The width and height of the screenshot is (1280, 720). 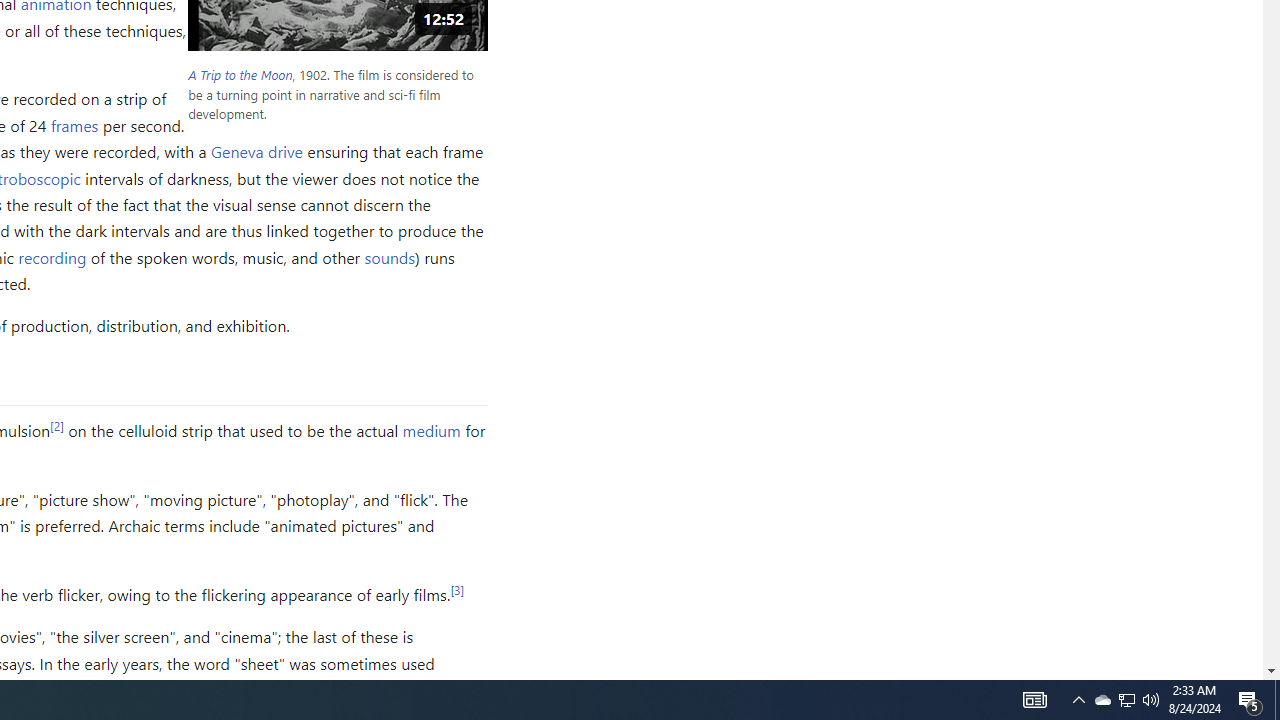 What do you see at coordinates (240, 74) in the screenshot?
I see `'A Trip to the Moon'` at bounding box center [240, 74].